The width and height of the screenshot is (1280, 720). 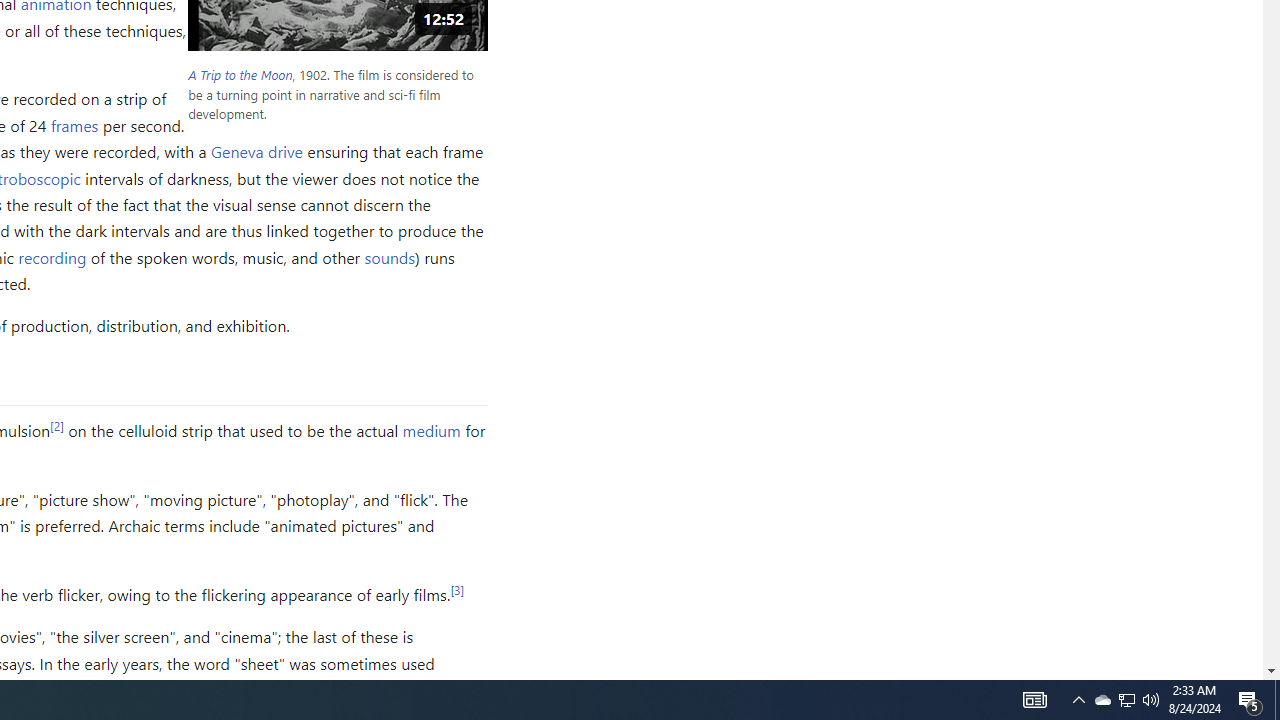 What do you see at coordinates (240, 74) in the screenshot?
I see `'A Trip to the Moon'` at bounding box center [240, 74].